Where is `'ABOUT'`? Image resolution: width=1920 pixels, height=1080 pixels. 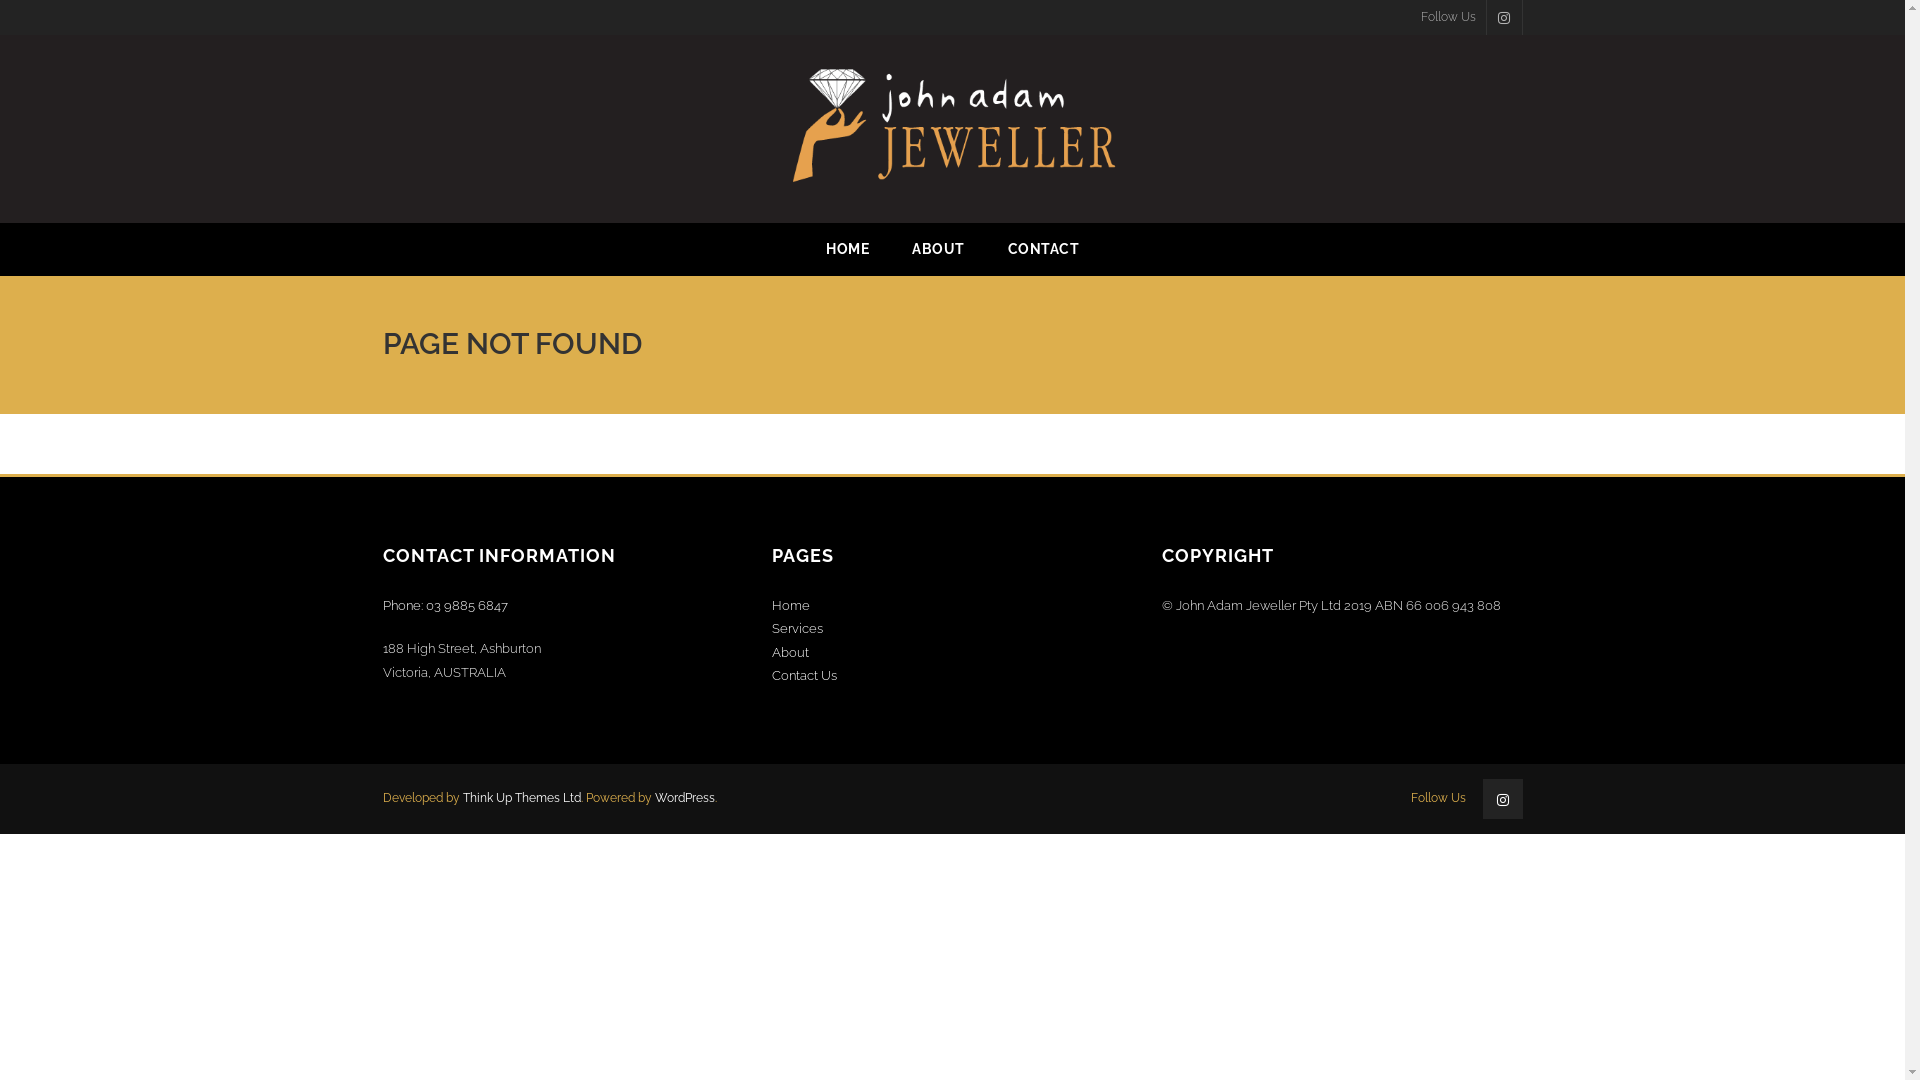
'ABOUT' is located at coordinates (937, 248).